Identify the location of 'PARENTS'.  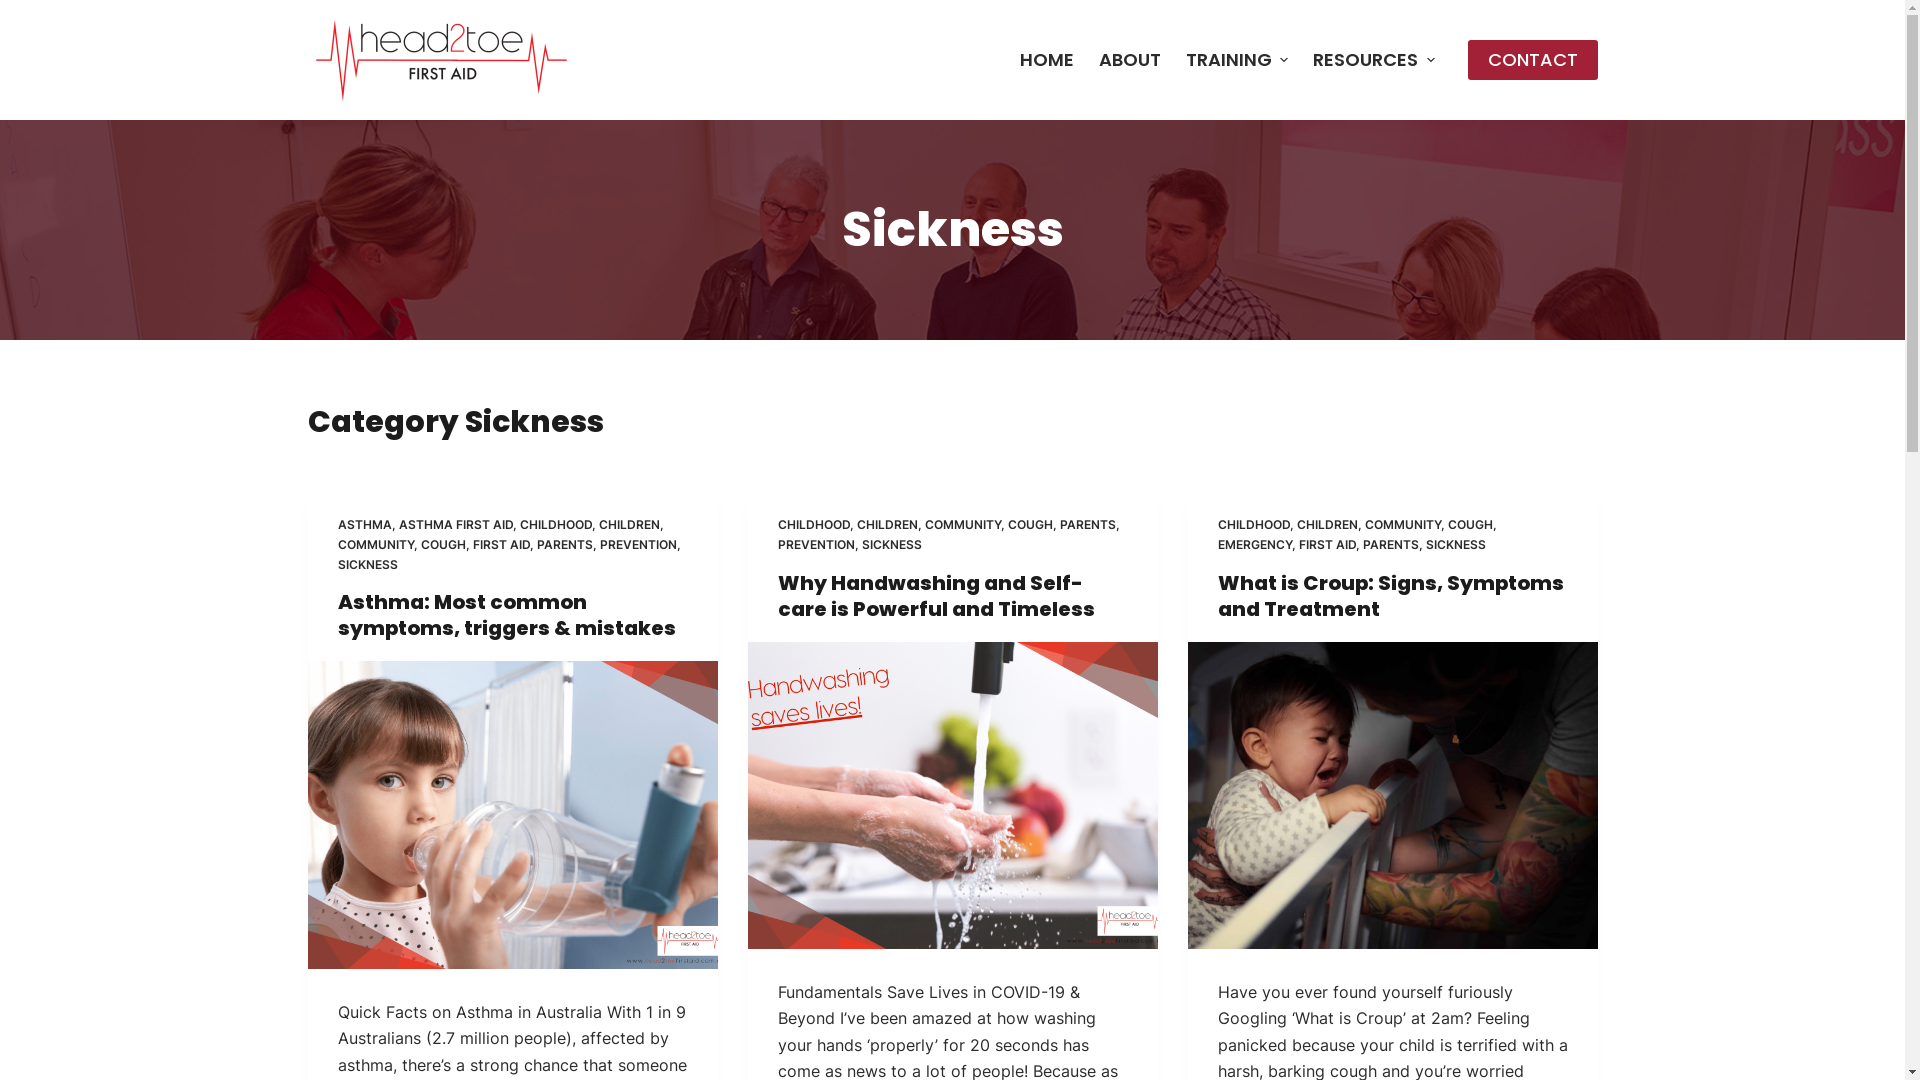
(1389, 544).